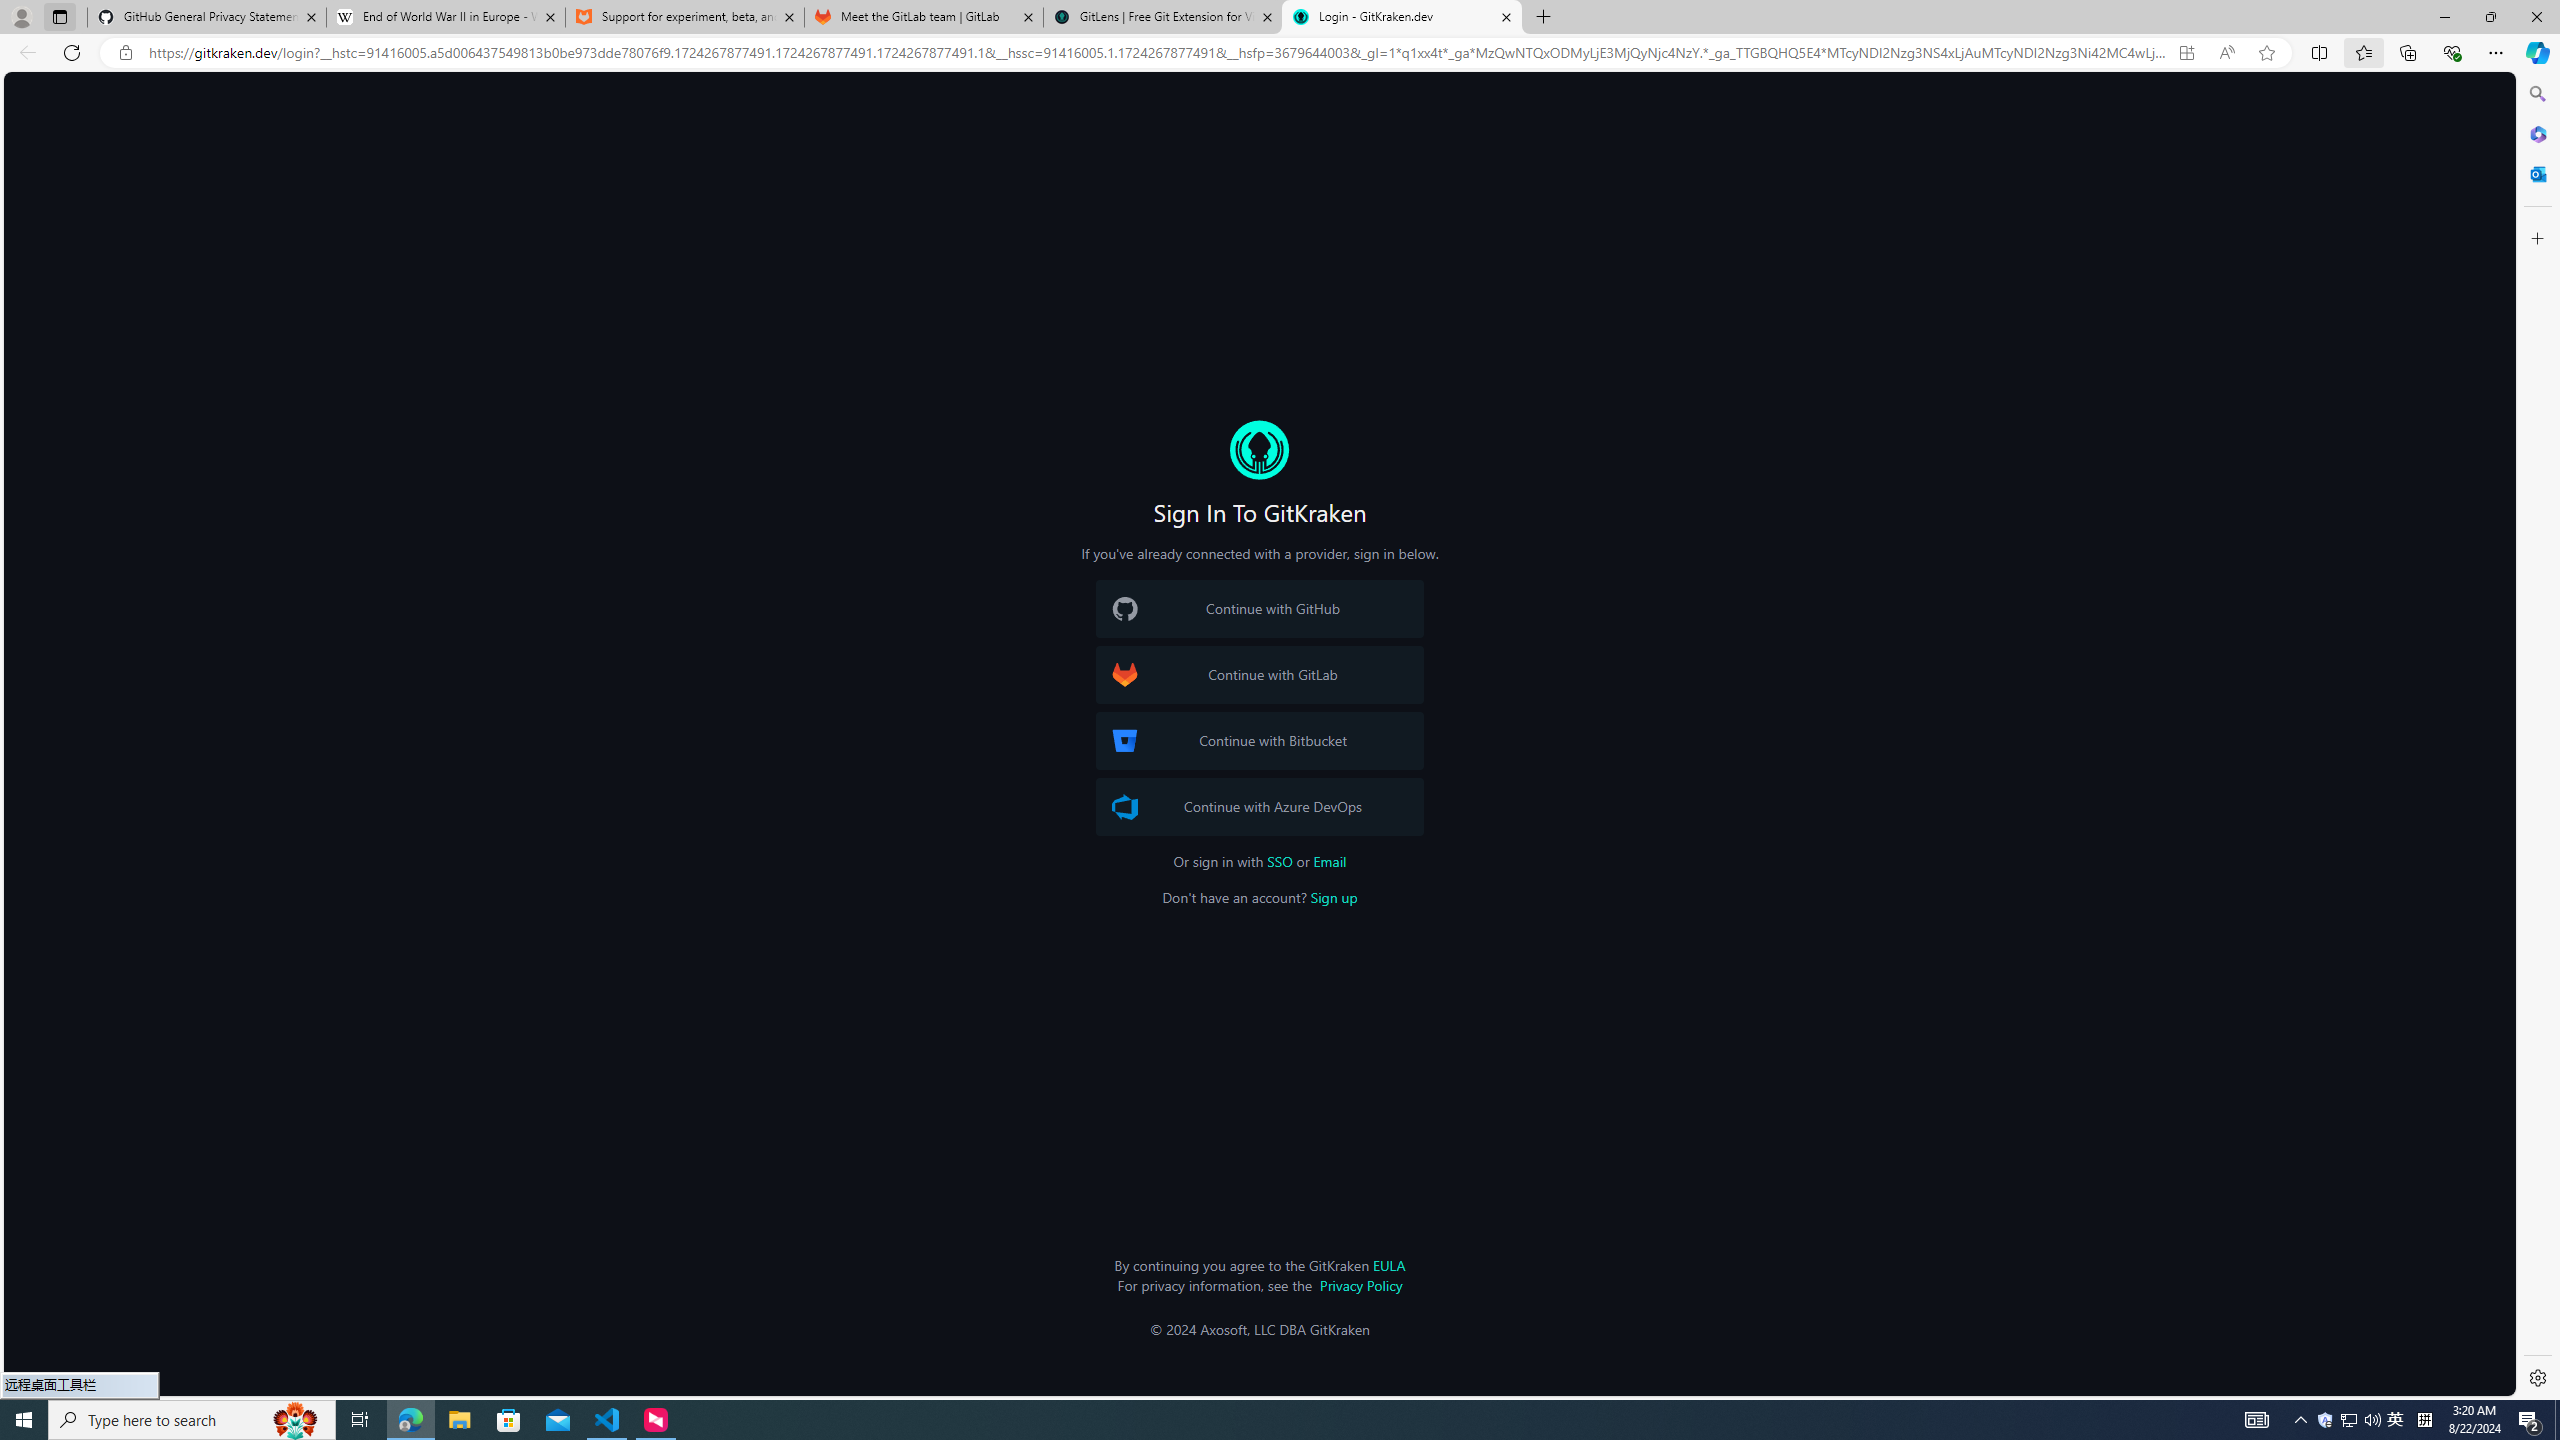  Describe the element at coordinates (1360, 1284) in the screenshot. I see `'Privacy Policy'` at that location.